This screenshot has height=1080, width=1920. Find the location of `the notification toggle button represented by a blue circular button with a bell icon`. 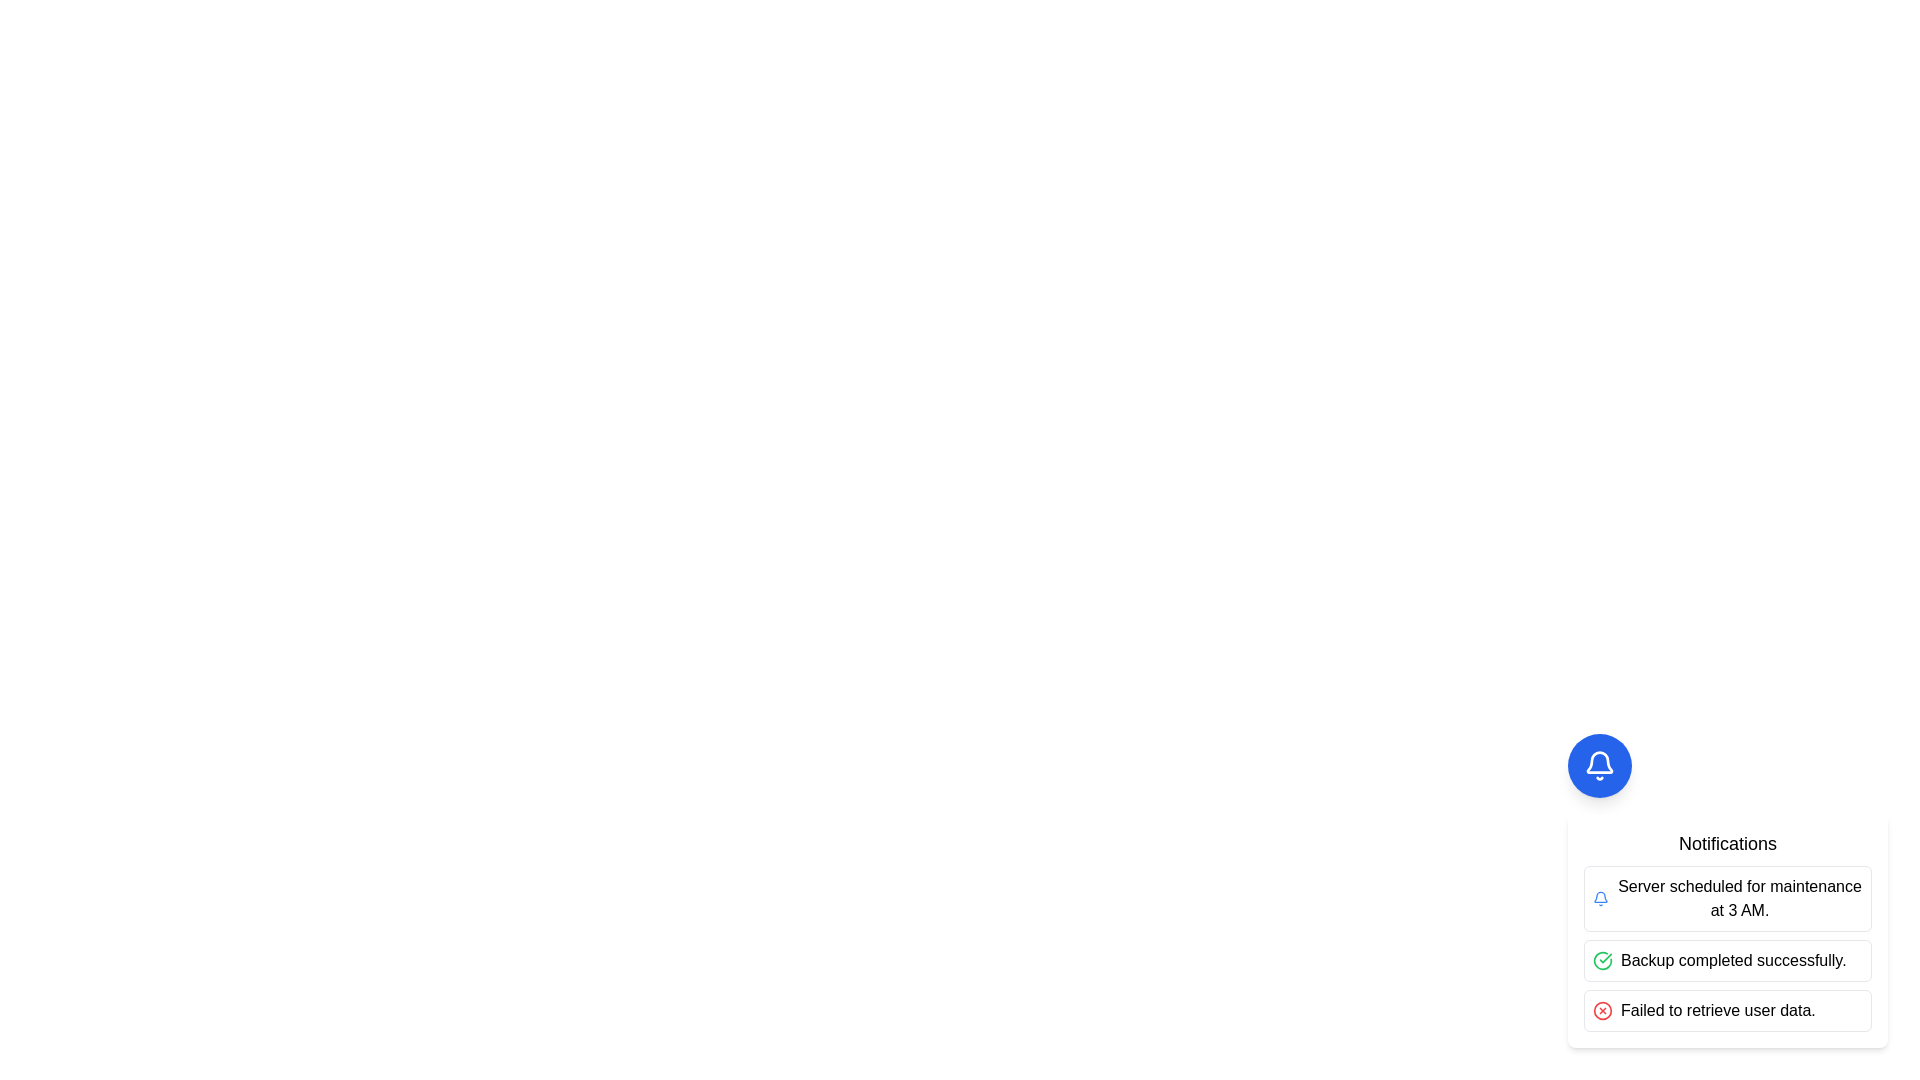

the notification toggle button represented by a blue circular button with a bell icon is located at coordinates (1598, 765).